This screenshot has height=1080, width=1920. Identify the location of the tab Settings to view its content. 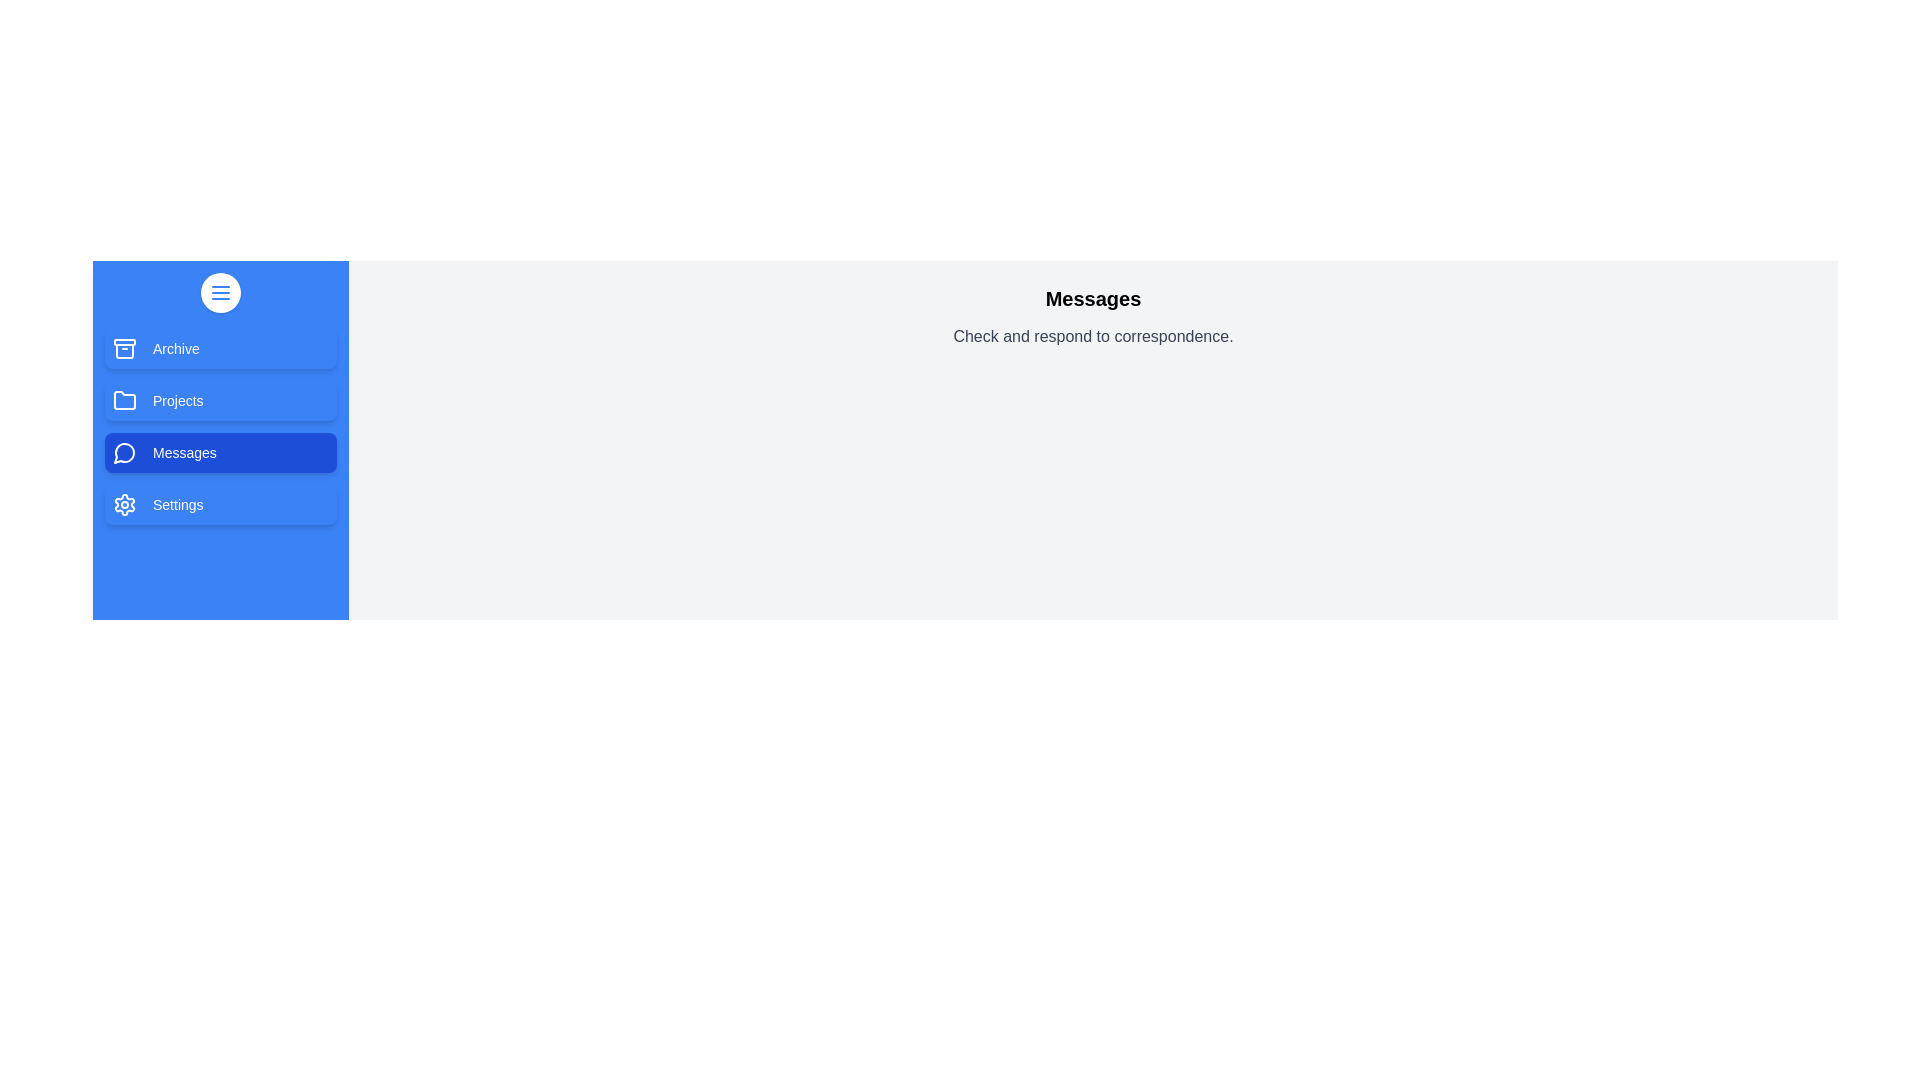
(220, 504).